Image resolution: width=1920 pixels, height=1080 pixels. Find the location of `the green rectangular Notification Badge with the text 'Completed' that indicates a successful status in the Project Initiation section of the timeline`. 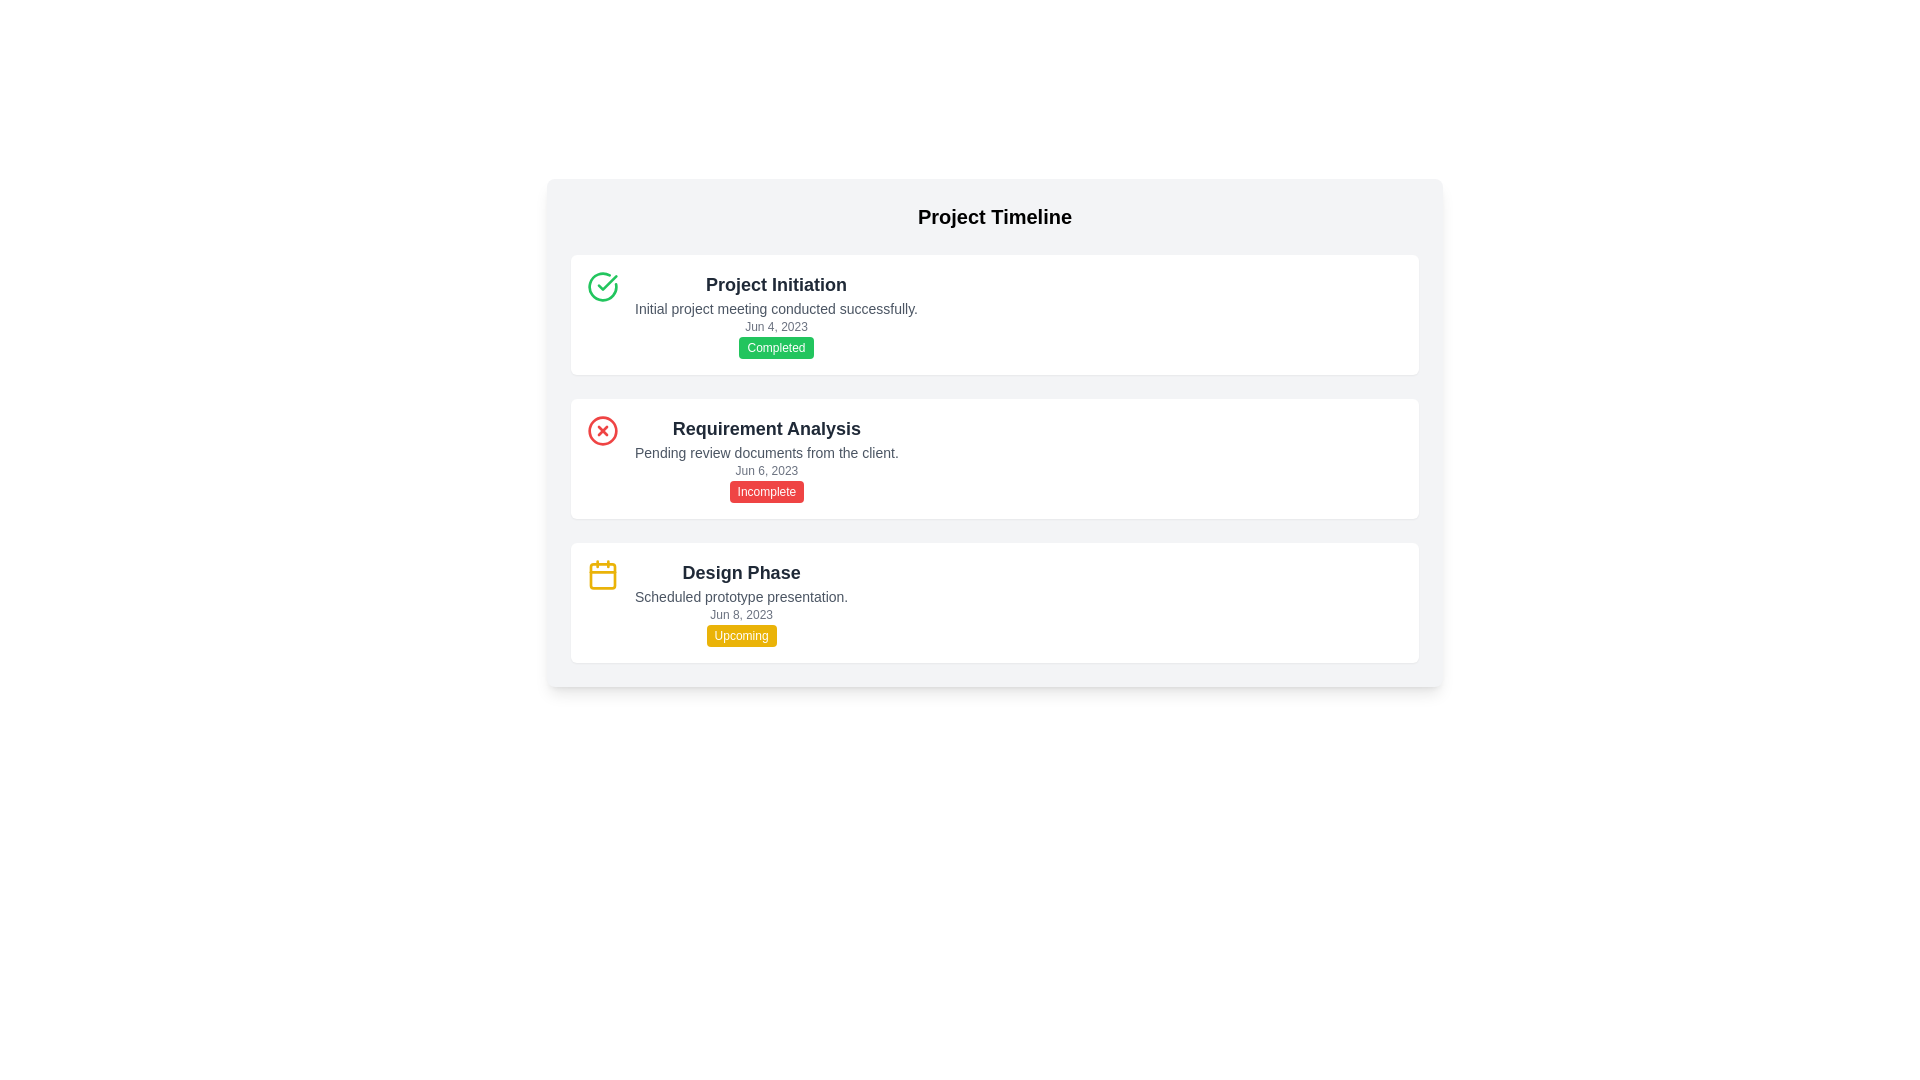

the green rectangular Notification Badge with the text 'Completed' that indicates a successful status in the Project Initiation section of the timeline is located at coordinates (775, 346).